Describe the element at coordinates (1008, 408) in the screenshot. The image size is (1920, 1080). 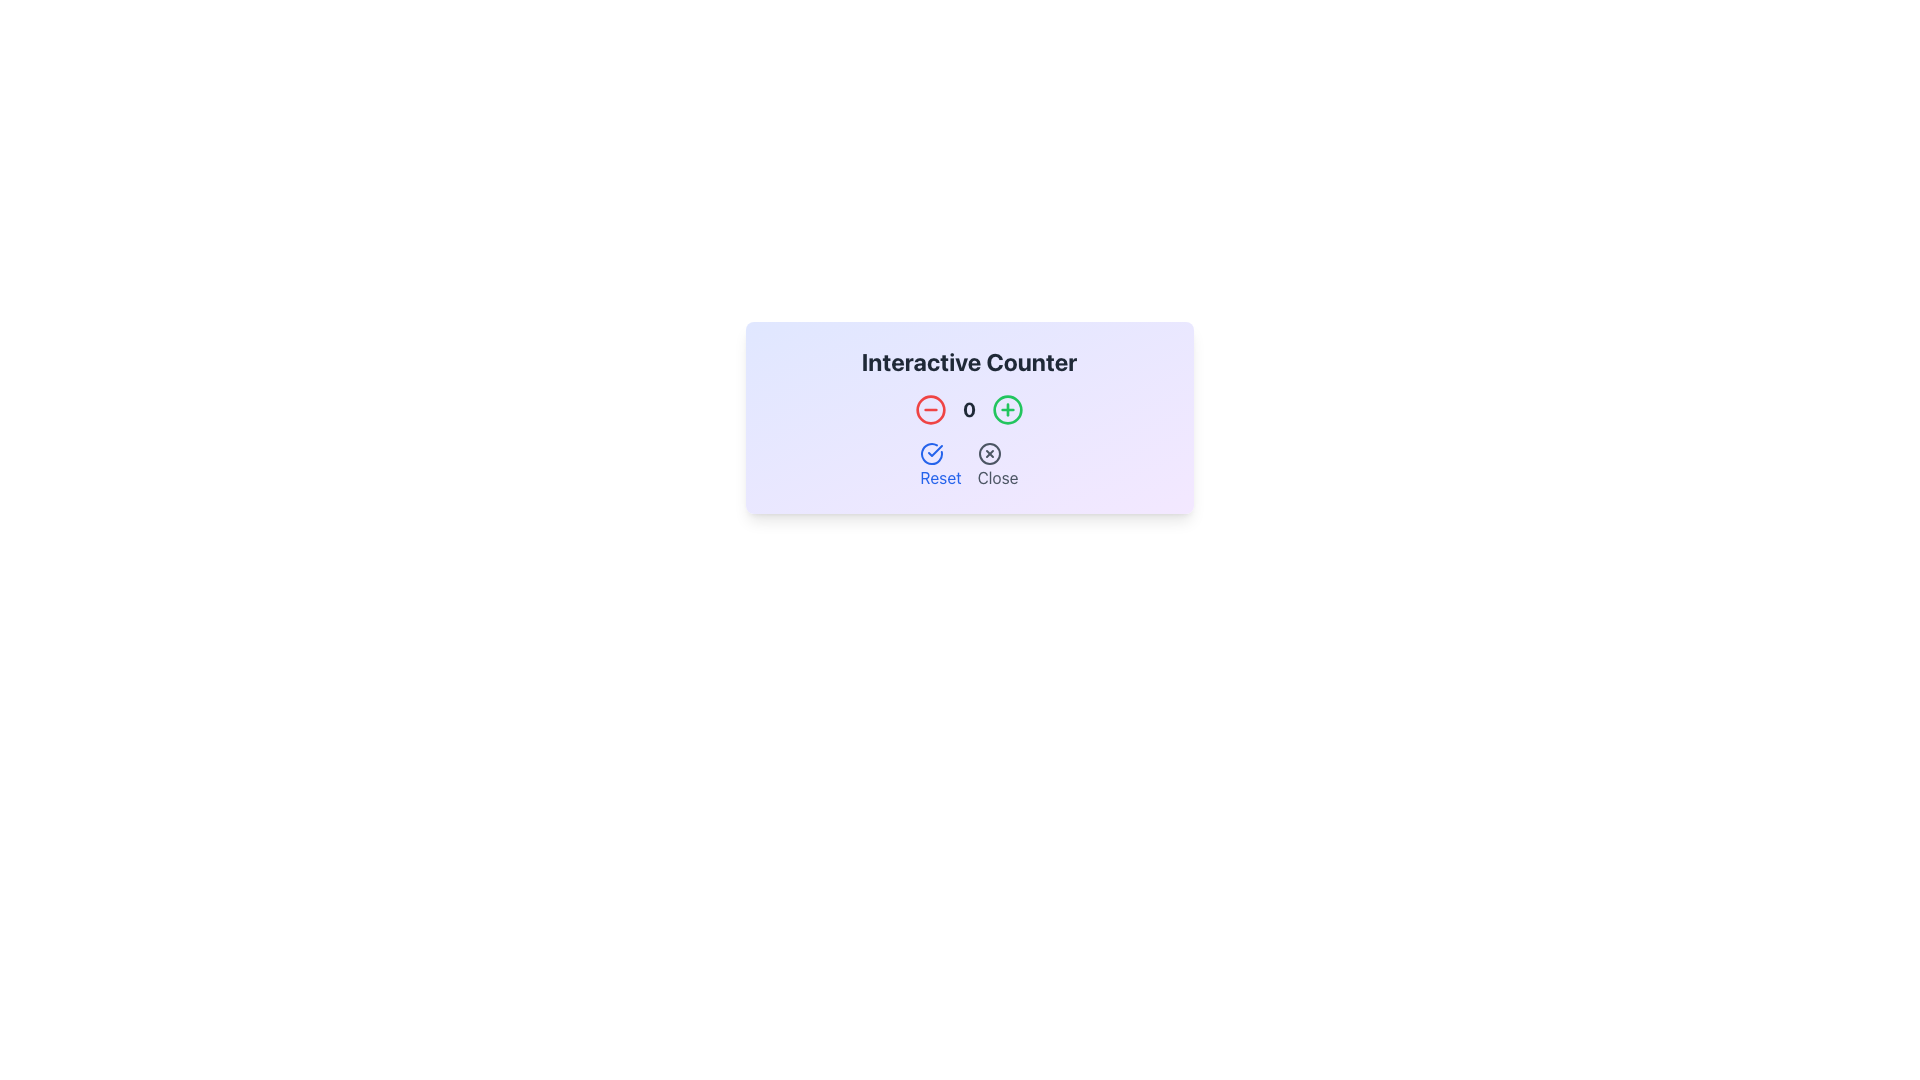
I see `the decorative plus icon represented by a circle in the SVG graphic located in the top section of the interface` at that location.